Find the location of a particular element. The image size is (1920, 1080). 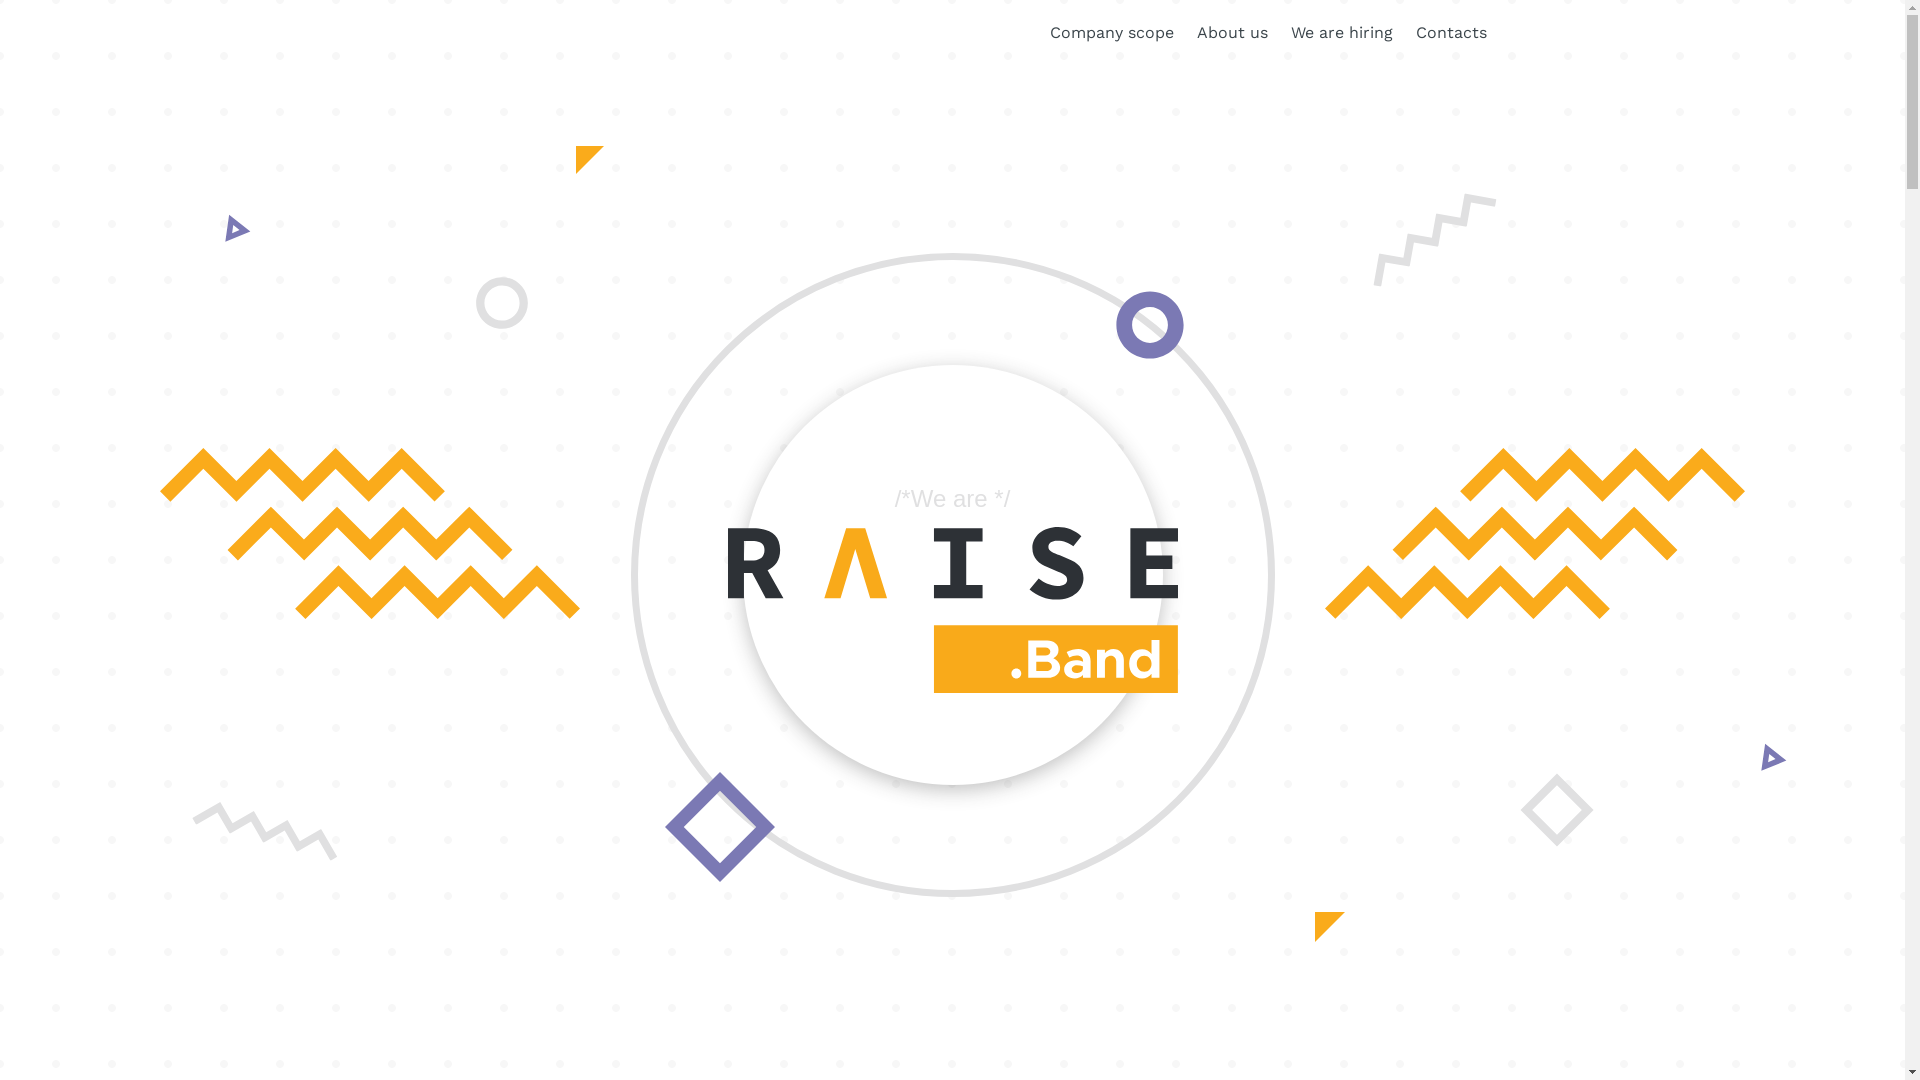

'Company scope' is located at coordinates (1111, 31).